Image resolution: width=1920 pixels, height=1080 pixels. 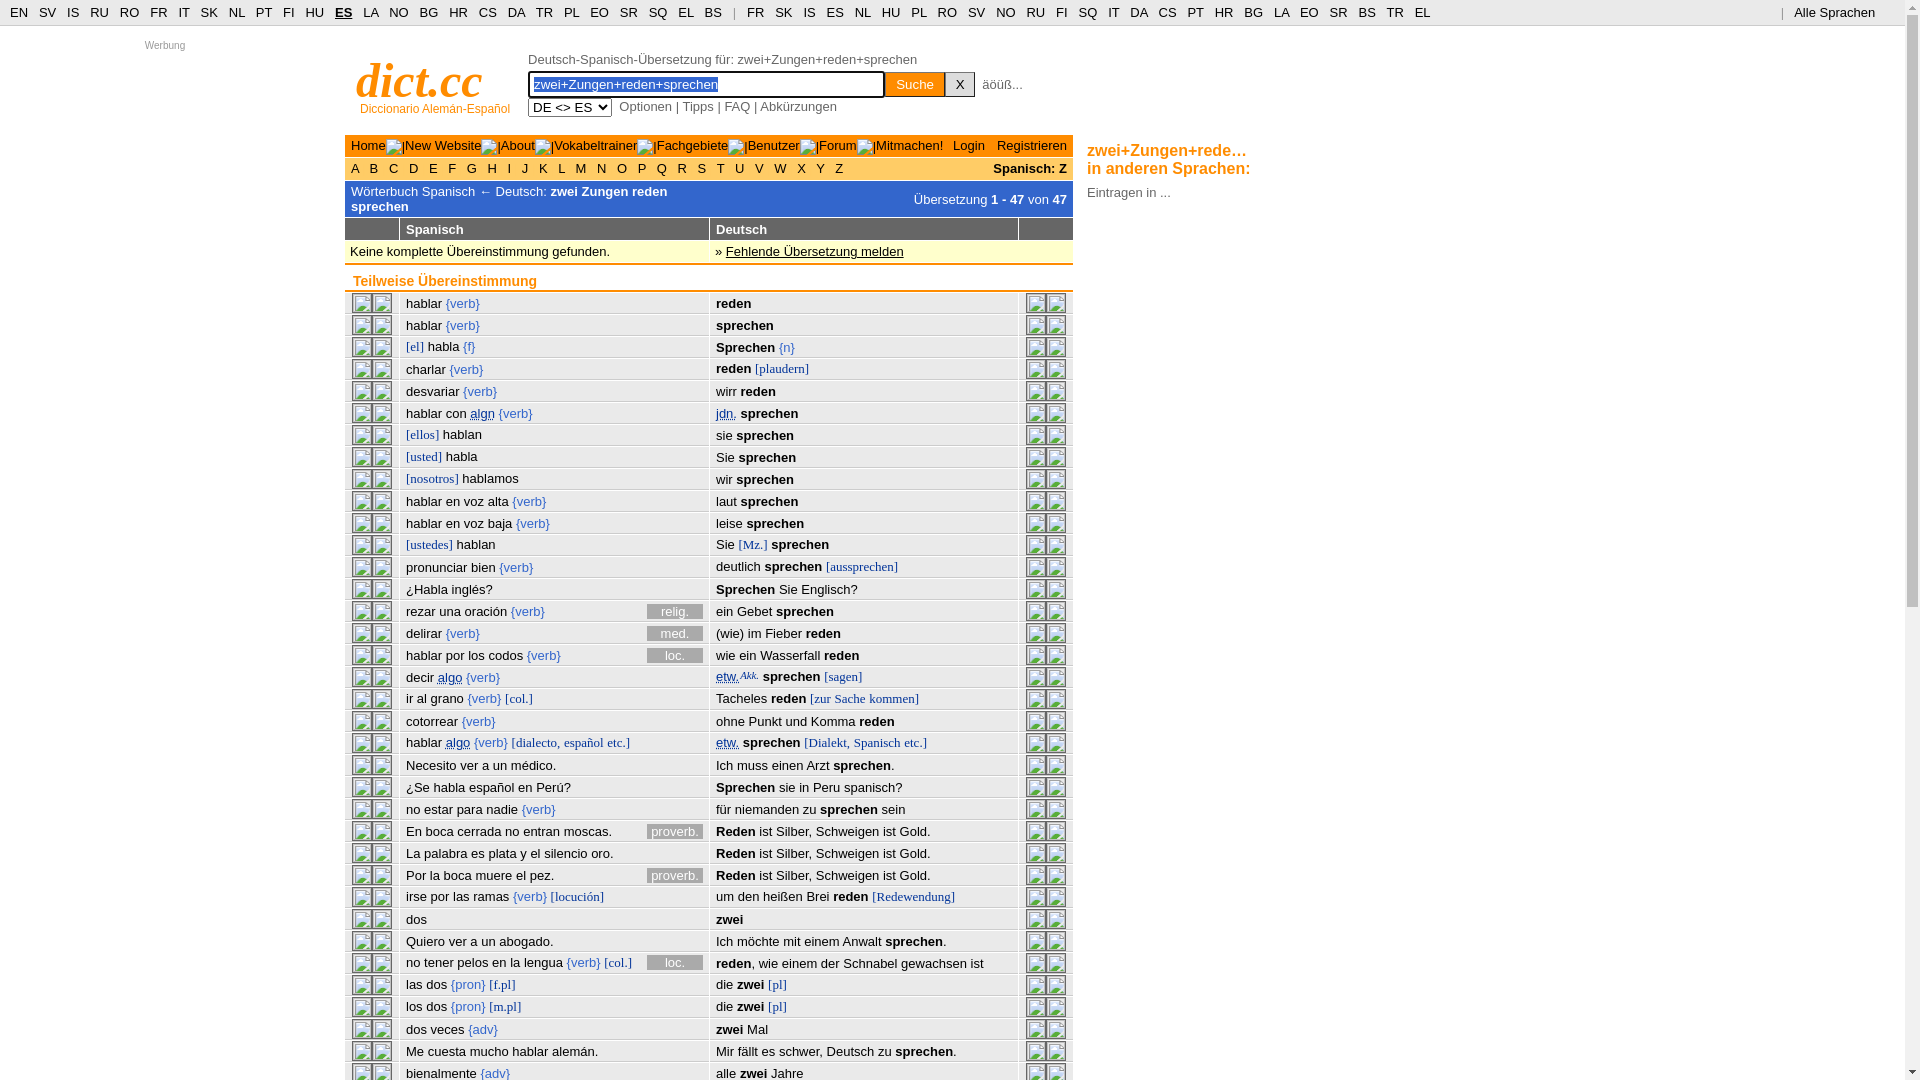 What do you see at coordinates (499, 765) in the screenshot?
I see `'un'` at bounding box center [499, 765].